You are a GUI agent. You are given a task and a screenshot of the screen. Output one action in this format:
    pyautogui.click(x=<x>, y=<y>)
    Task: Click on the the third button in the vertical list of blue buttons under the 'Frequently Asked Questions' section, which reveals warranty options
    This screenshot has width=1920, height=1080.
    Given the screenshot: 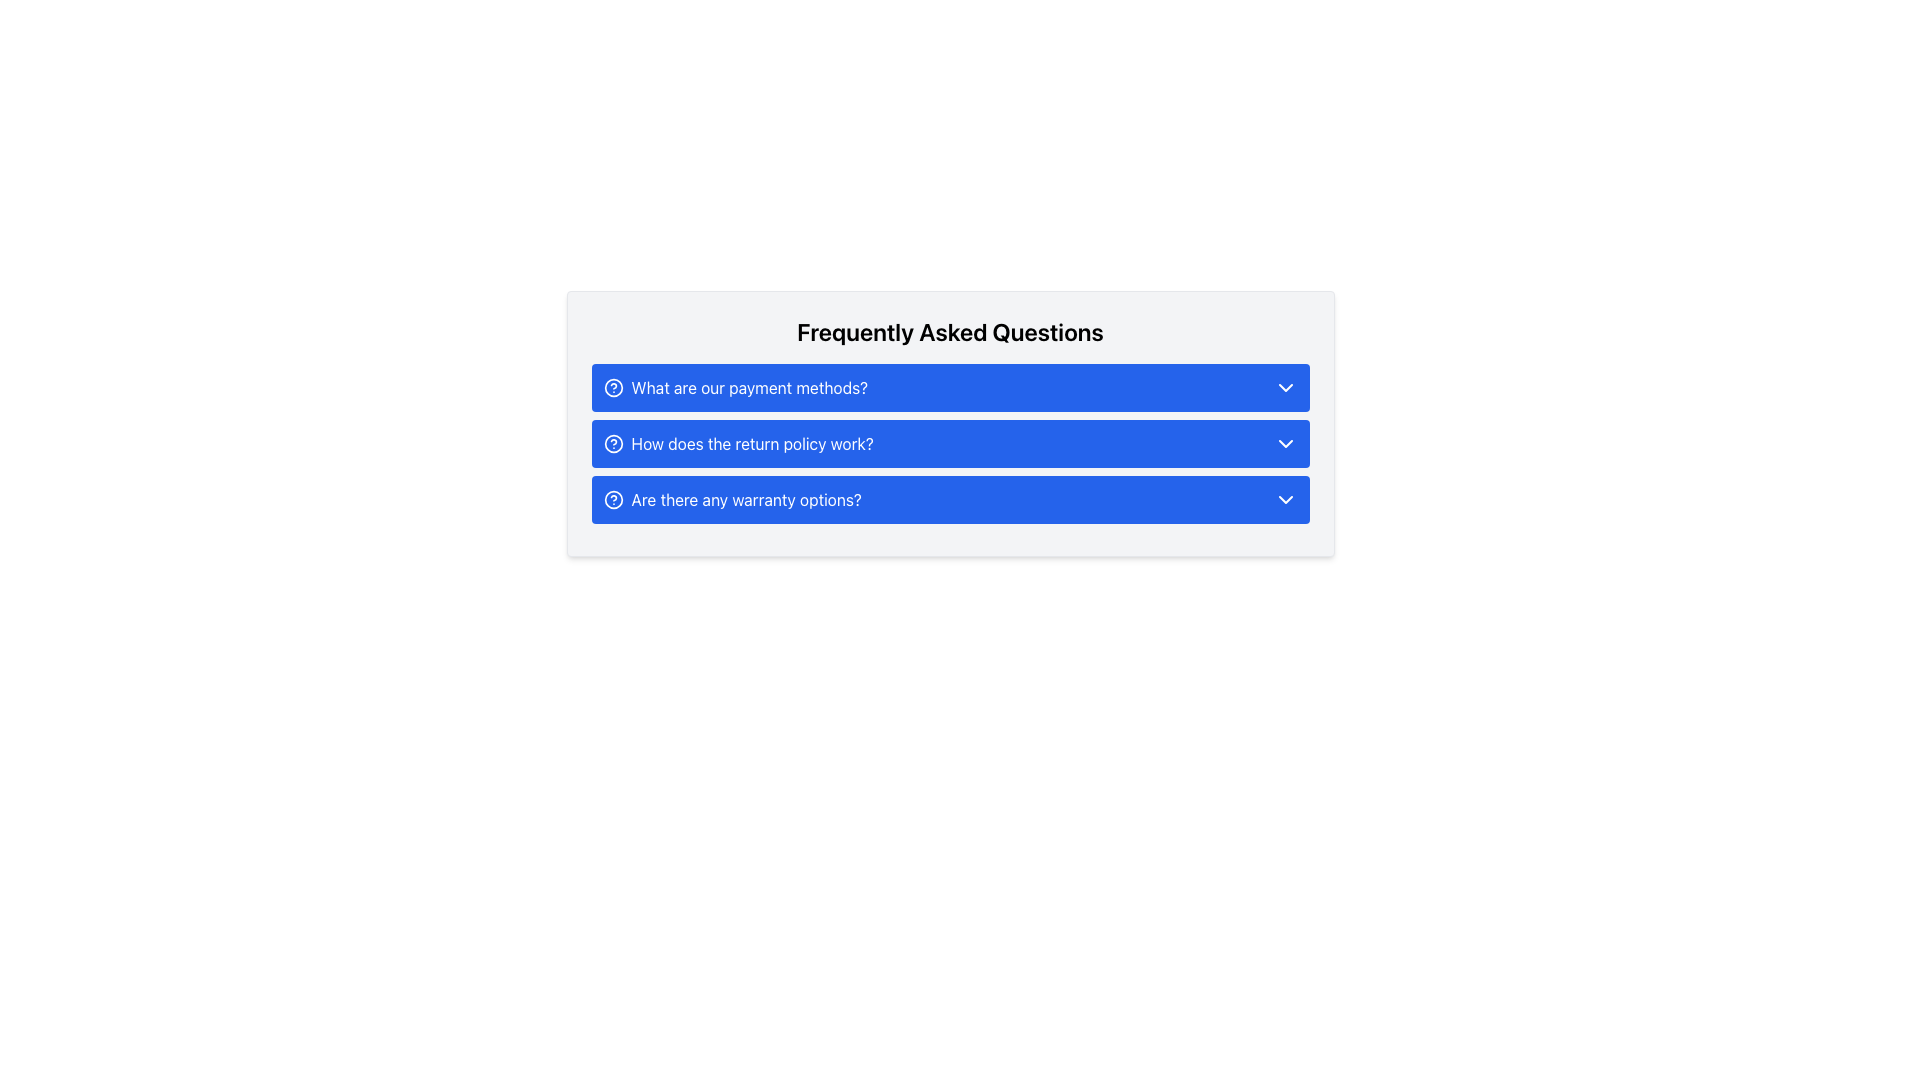 What is the action you would take?
    pyautogui.click(x=731, y=499)
    